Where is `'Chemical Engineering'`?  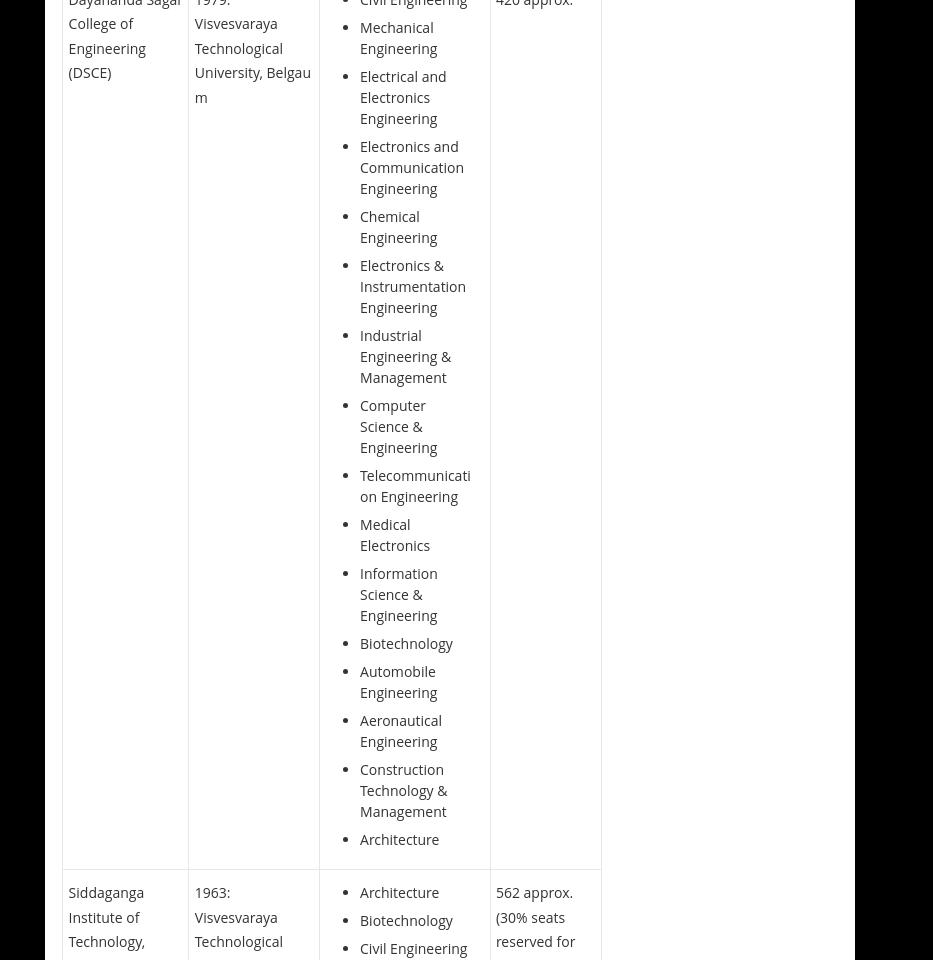
'Chemical Engineering' is located at coordinates (359, 225).